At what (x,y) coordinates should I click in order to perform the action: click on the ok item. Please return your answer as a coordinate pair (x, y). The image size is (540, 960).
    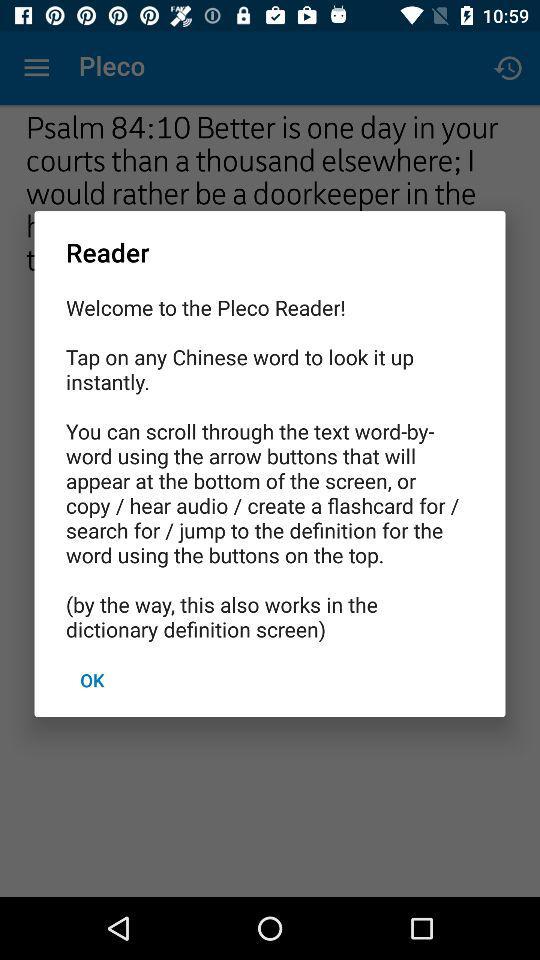
    Looking at the image, I should click on (91, 680).